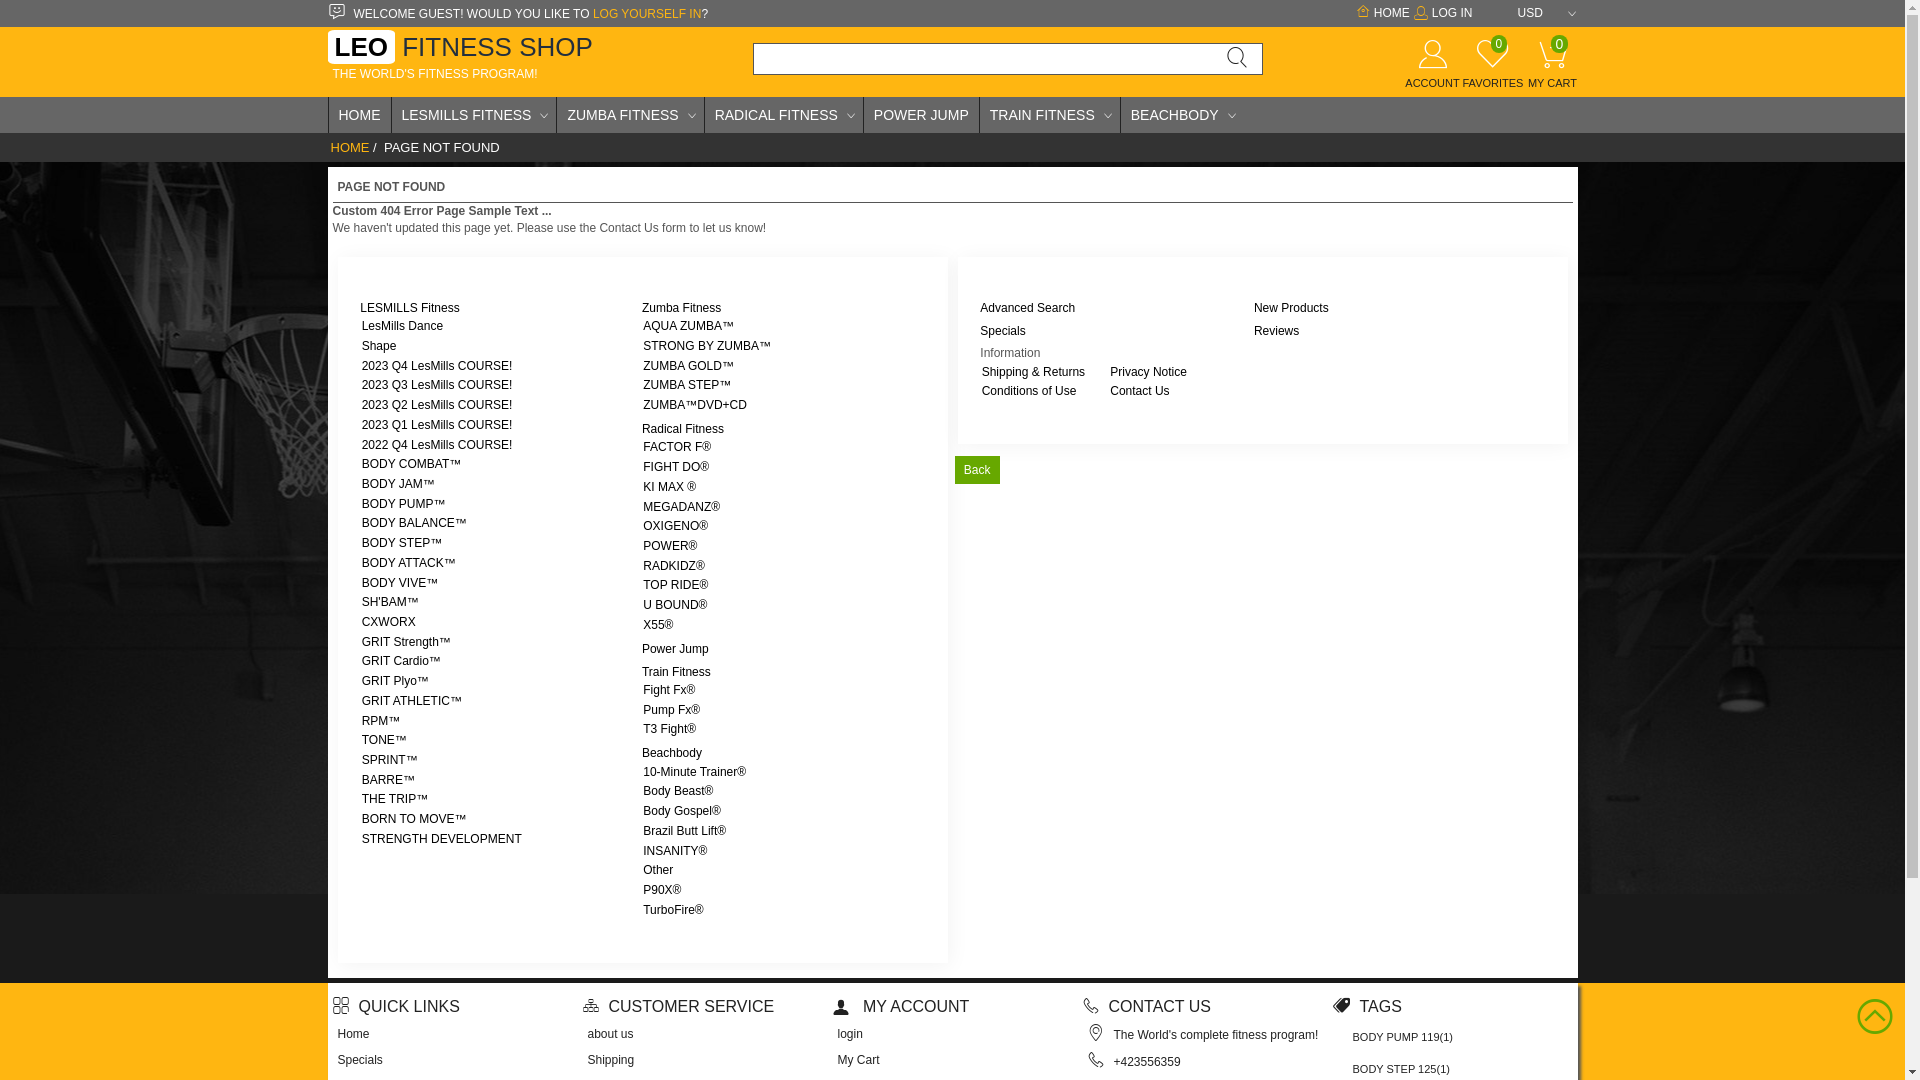  What do you see at coordinates (1033, 371) in the screenshot?
I see `'Shipping & Returns'` at bounding box center [1033, 371].